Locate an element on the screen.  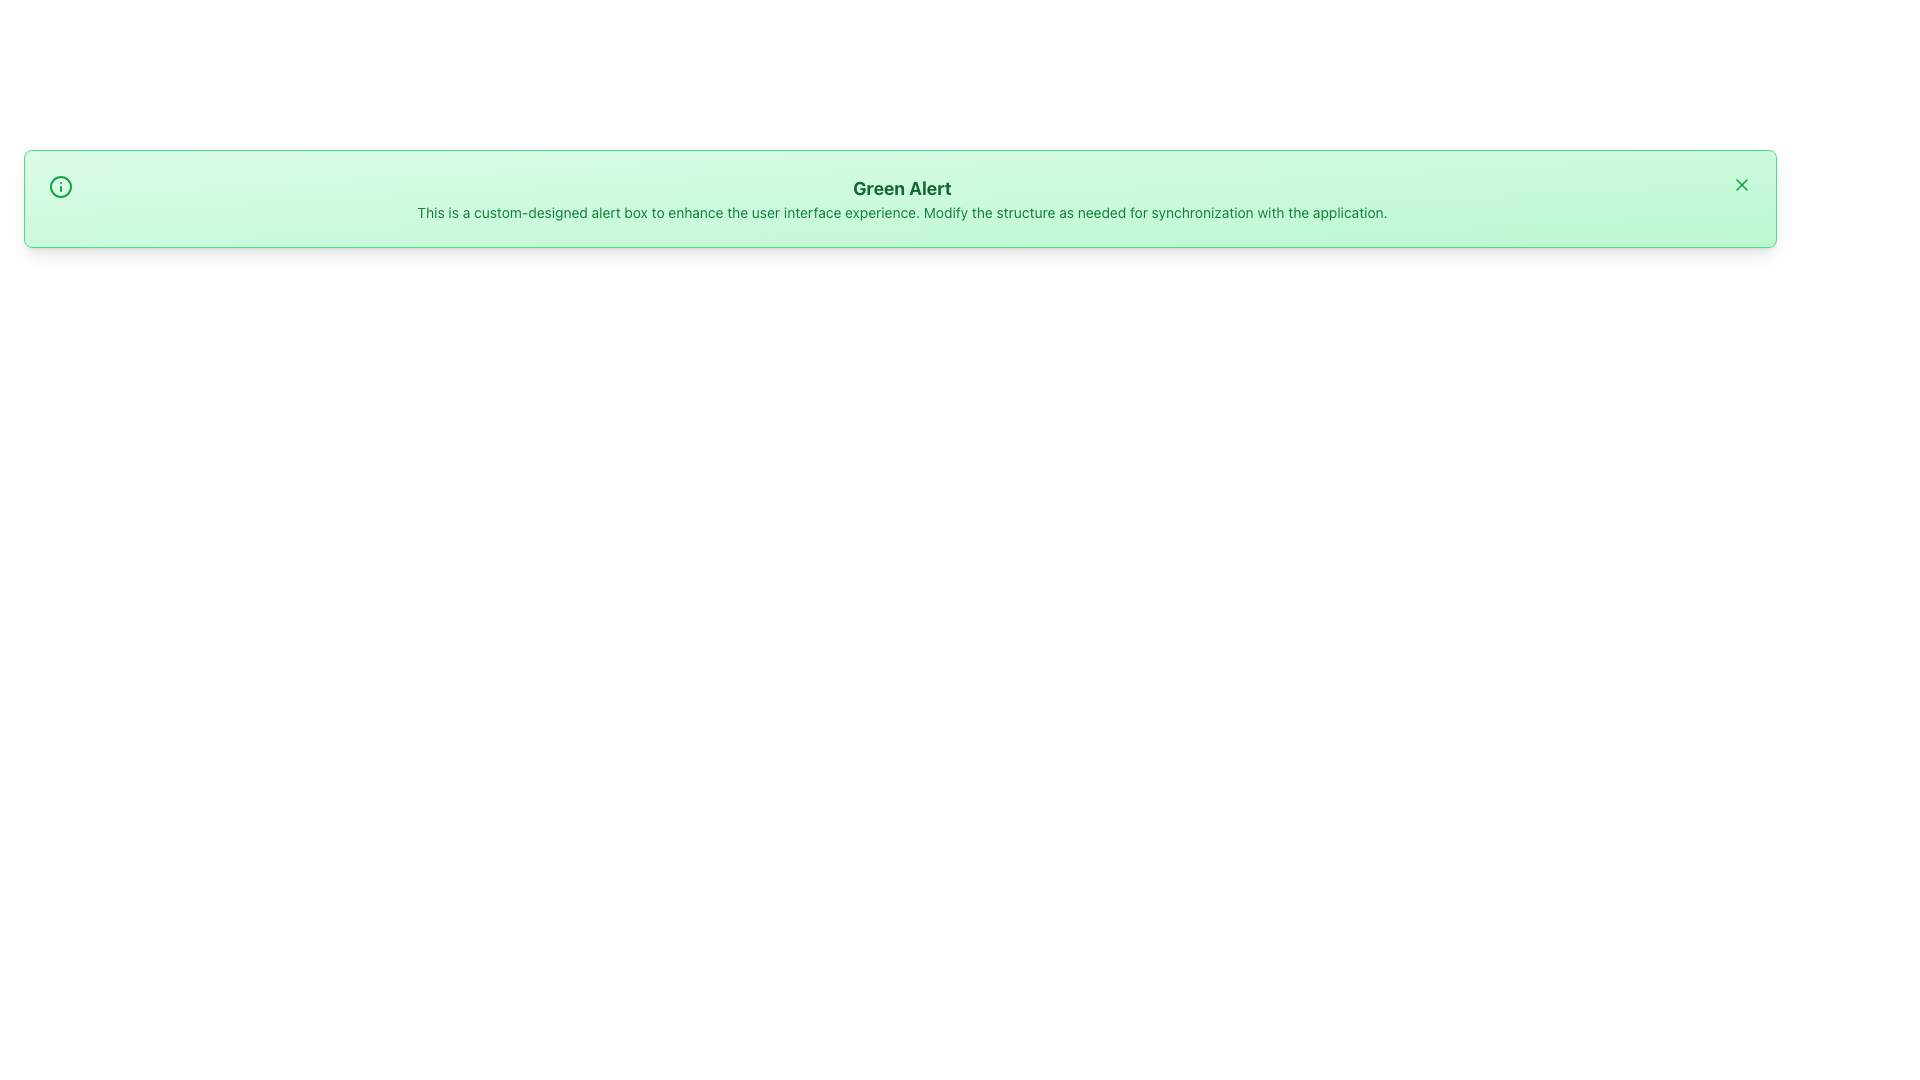
the dismiss button located at the far-right end of the green alert box is located at coordinates (1741, 185).